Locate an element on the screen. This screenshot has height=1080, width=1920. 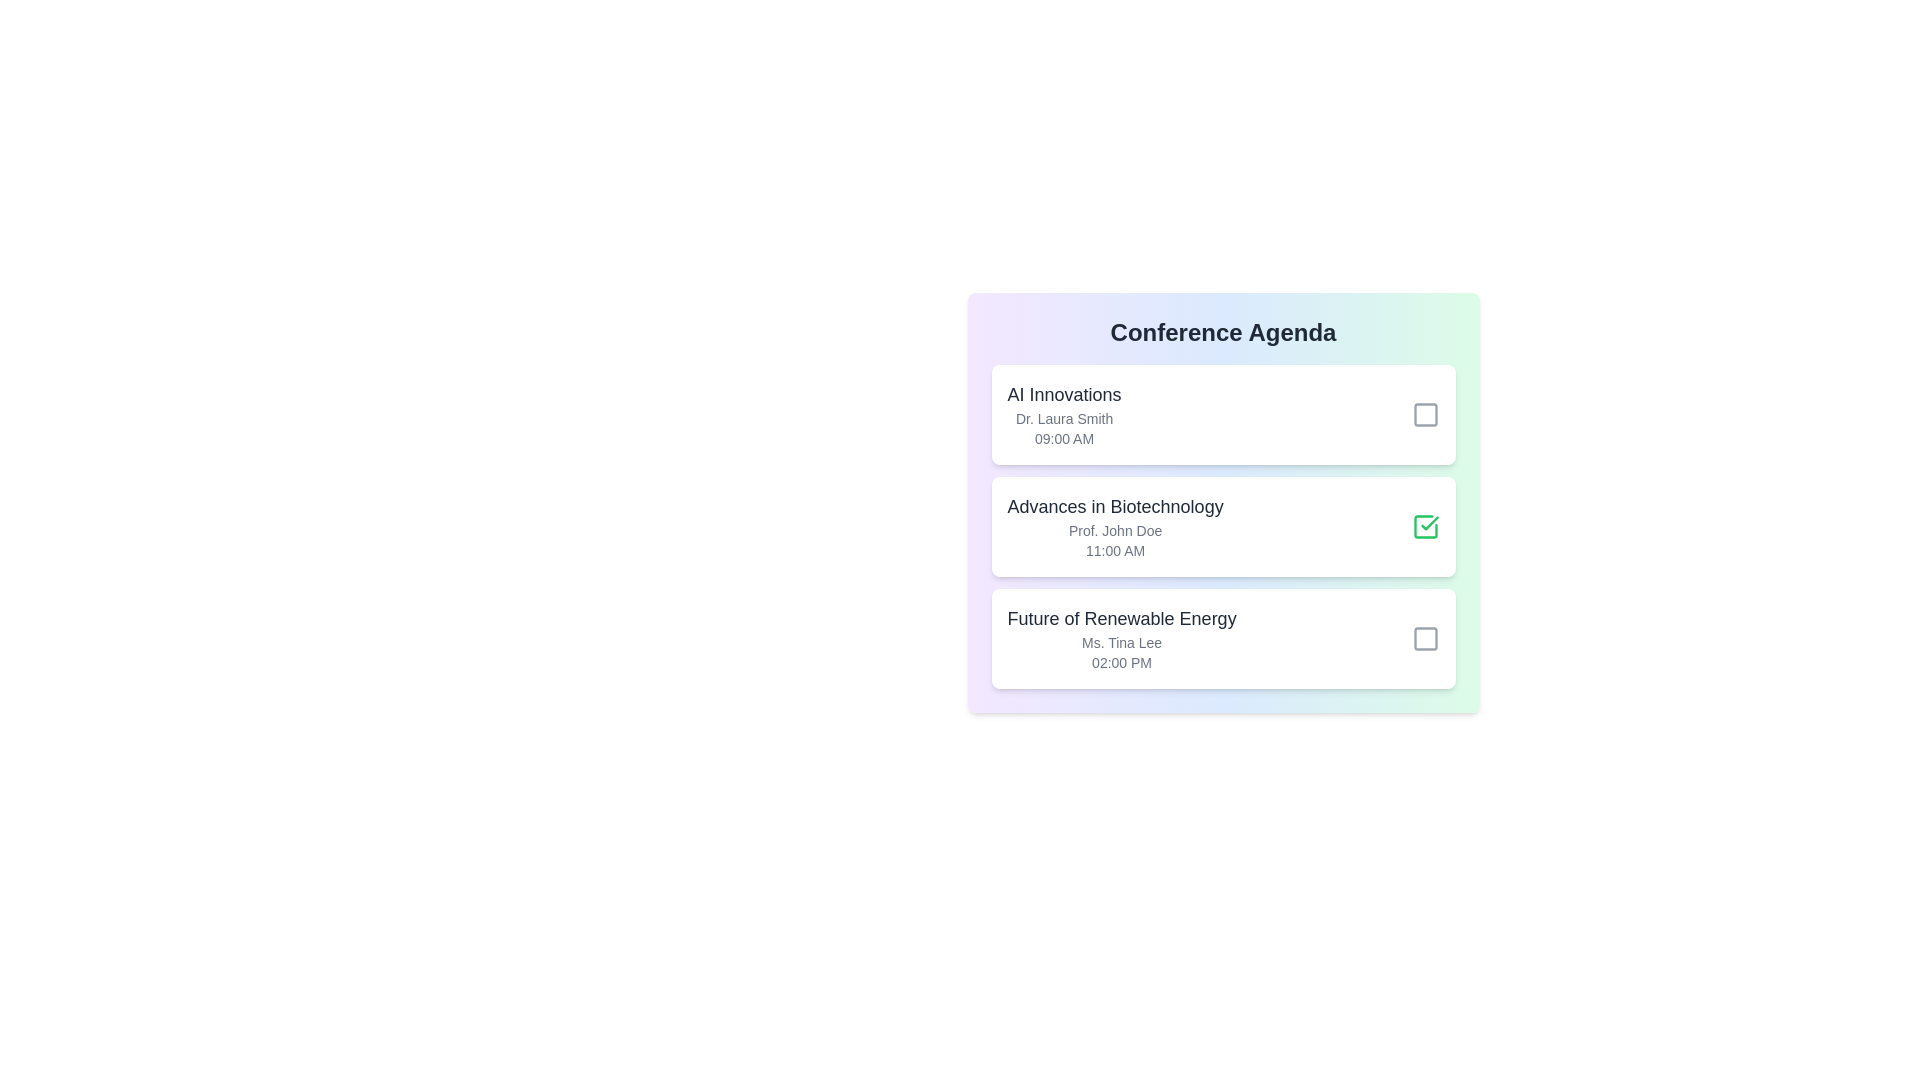
the checkbox for the session 'Future of Renewable Energy' to toggle its selection state is located at coordinates (1424, 639).